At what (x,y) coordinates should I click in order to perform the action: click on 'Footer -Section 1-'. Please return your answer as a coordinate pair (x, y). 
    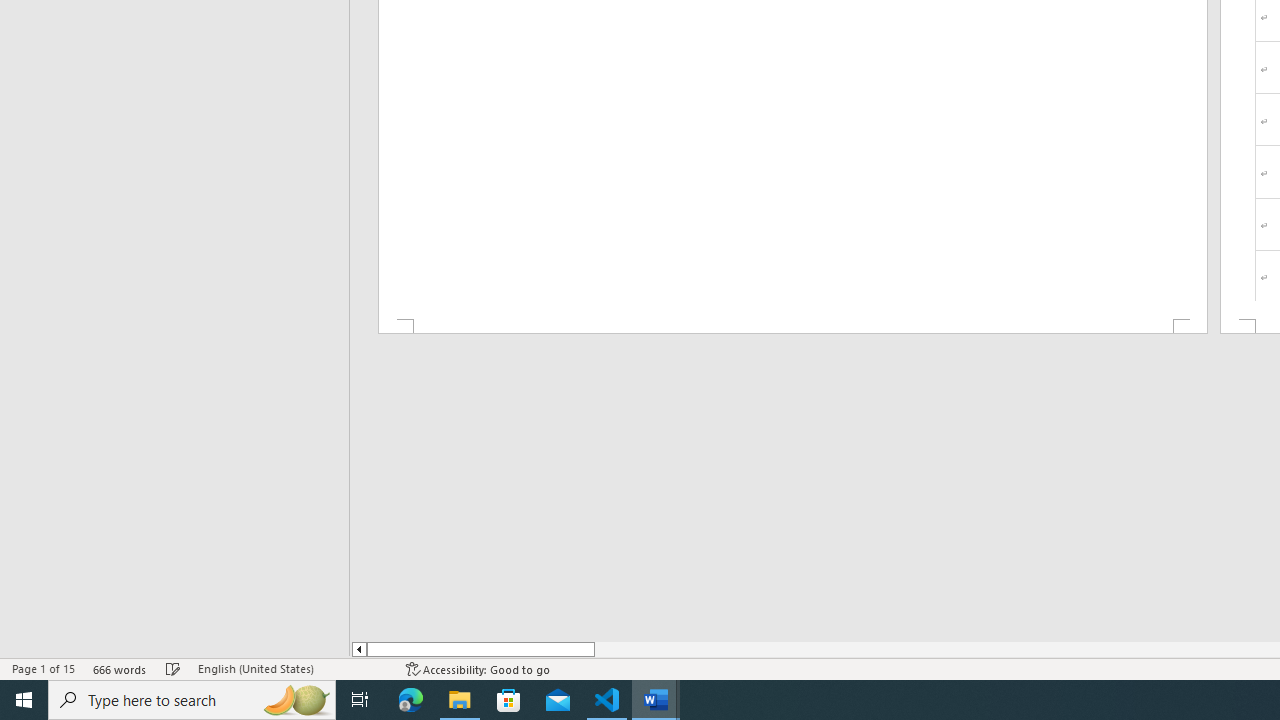
    Looking at the image, I should click on (791, 325).